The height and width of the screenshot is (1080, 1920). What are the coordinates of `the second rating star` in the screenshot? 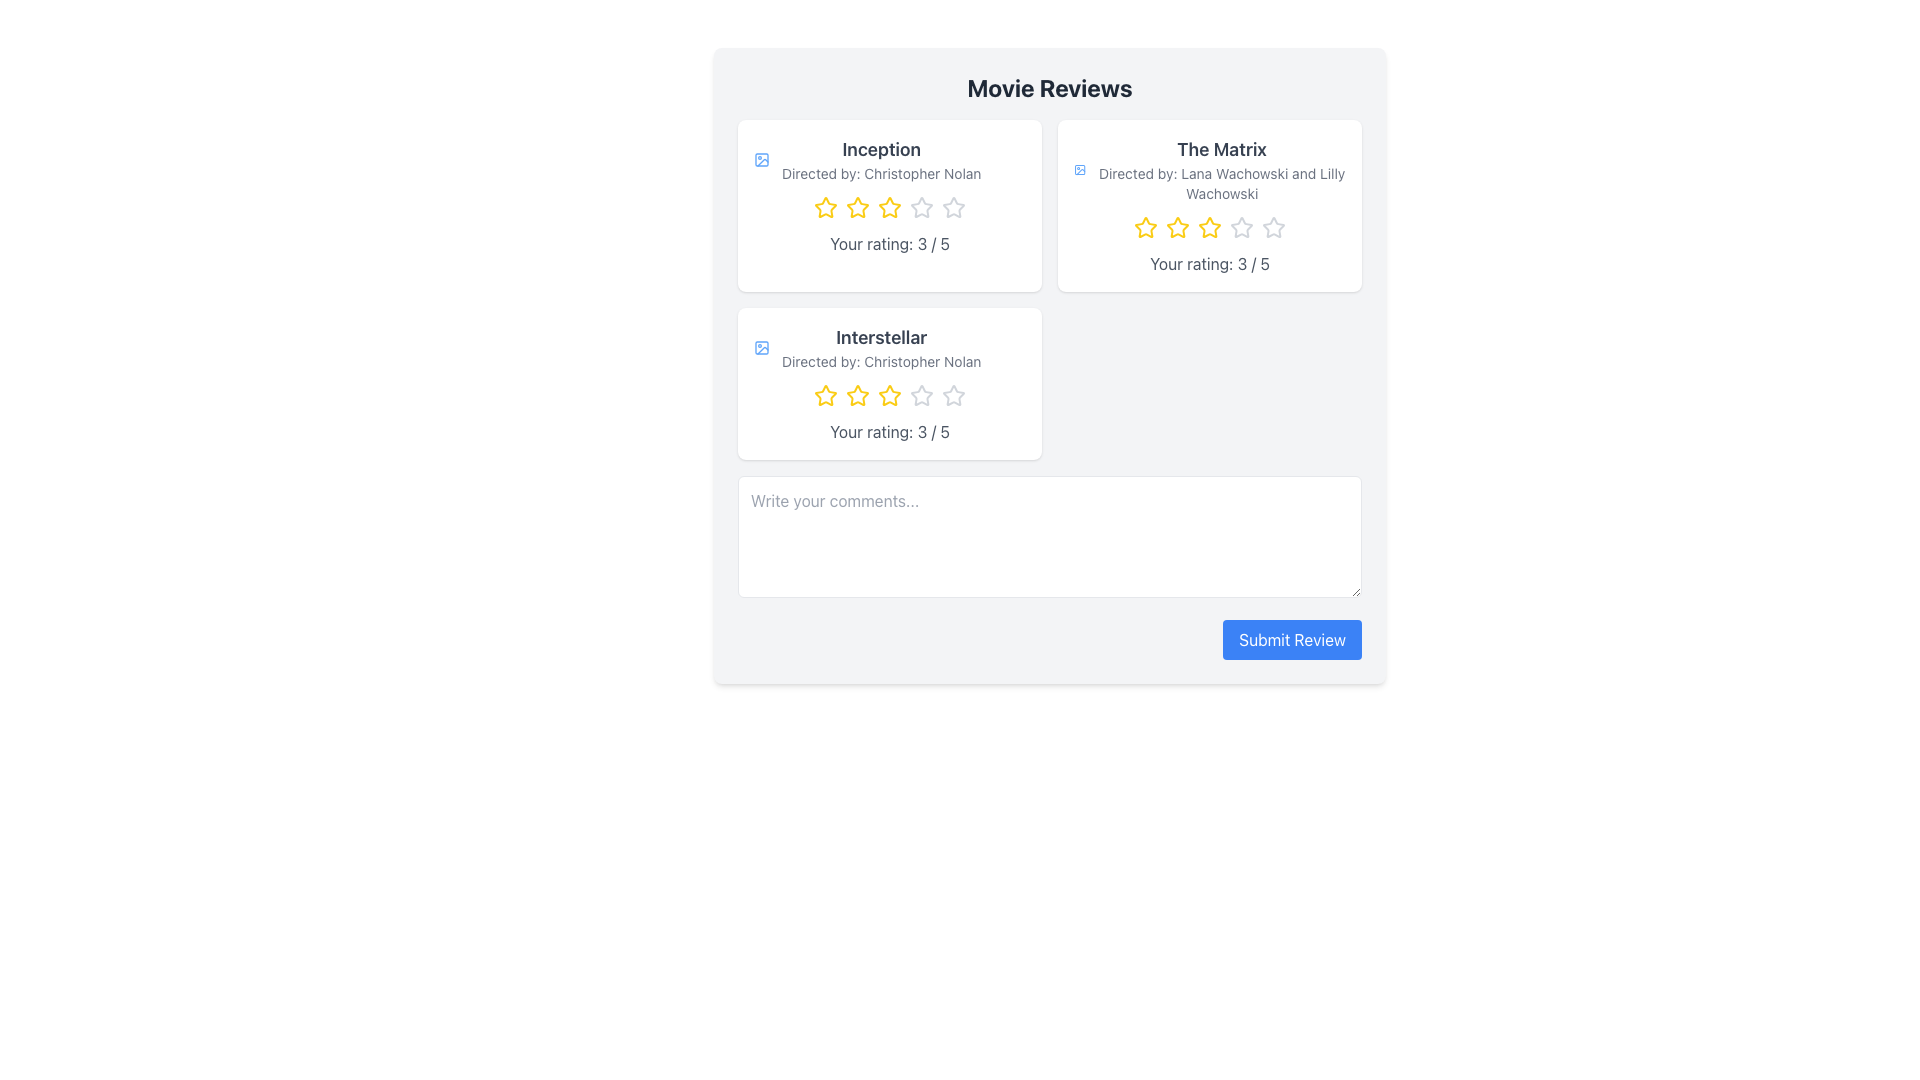 It's located at (1177, 226).